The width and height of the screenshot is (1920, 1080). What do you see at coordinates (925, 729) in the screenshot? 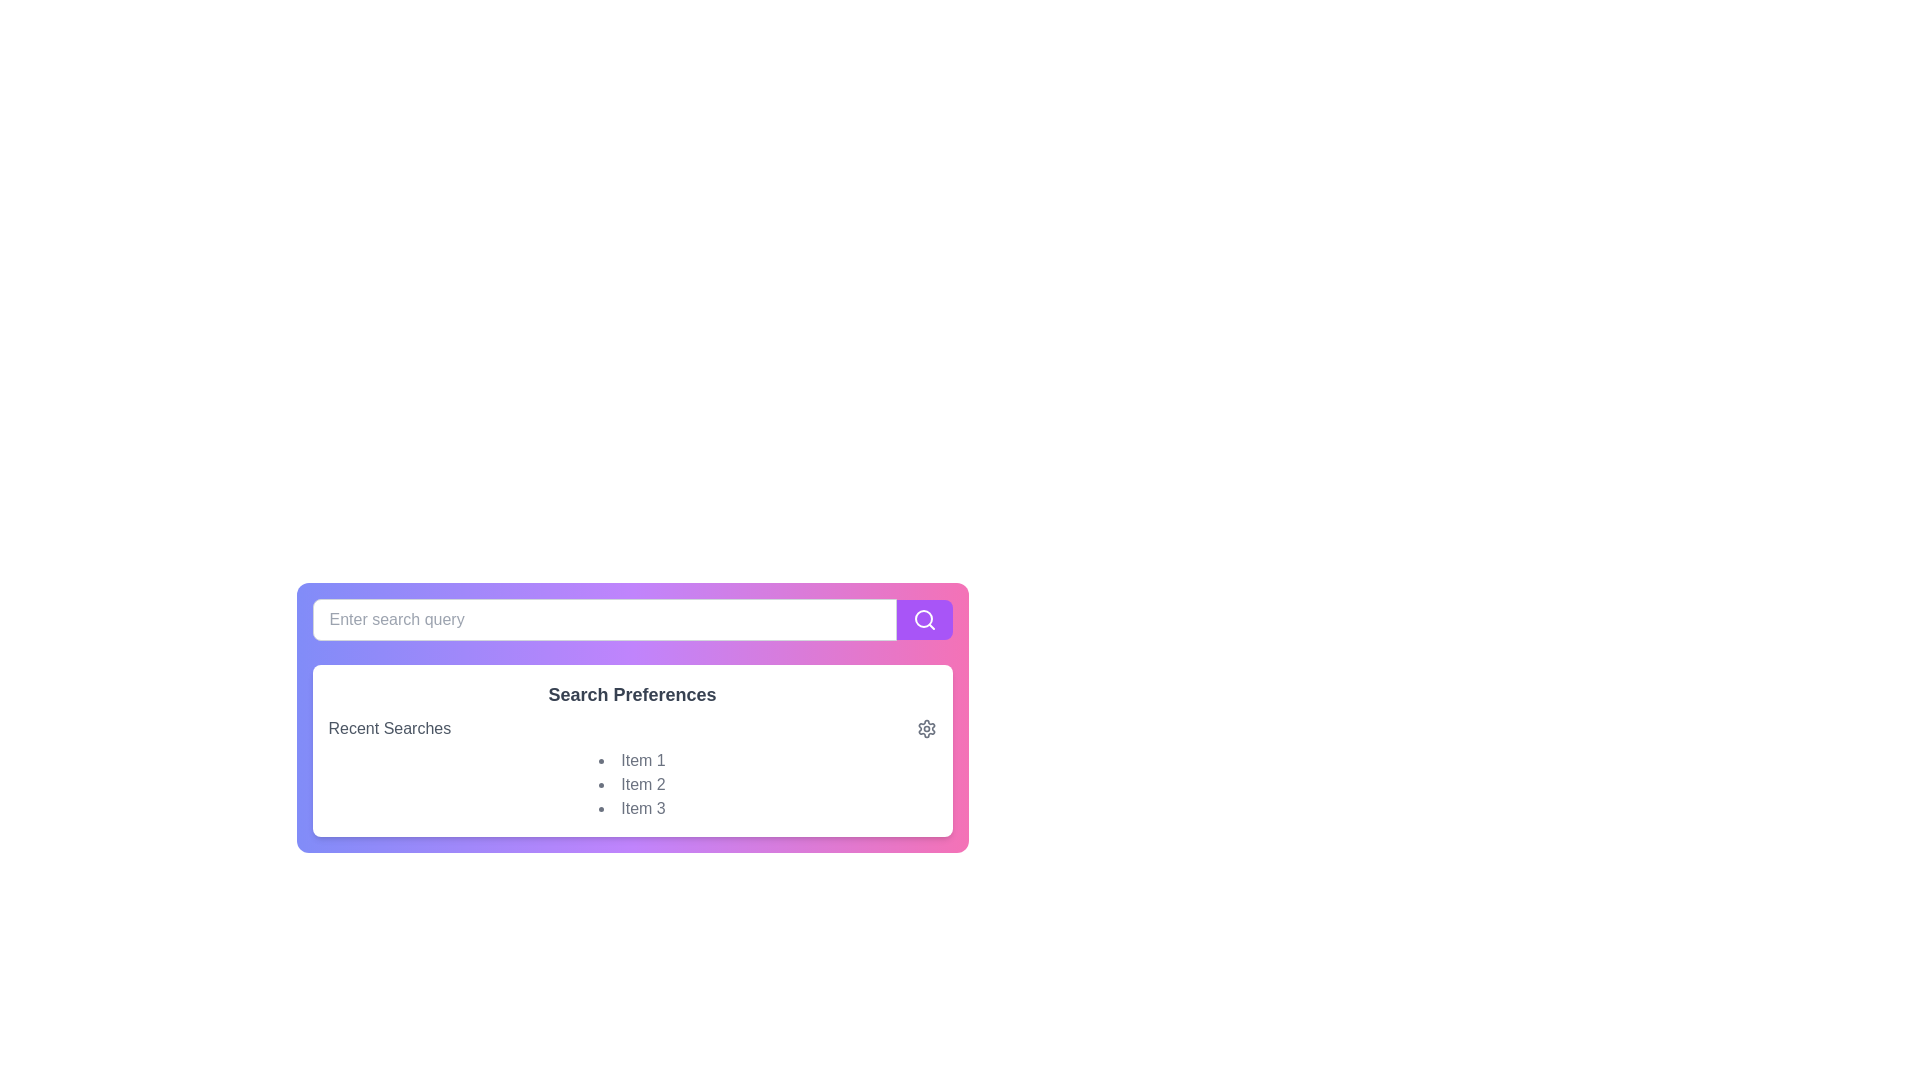
I see `the cogwheel-shaped settings icon displayed in gray` at bounding box center [925, 729].